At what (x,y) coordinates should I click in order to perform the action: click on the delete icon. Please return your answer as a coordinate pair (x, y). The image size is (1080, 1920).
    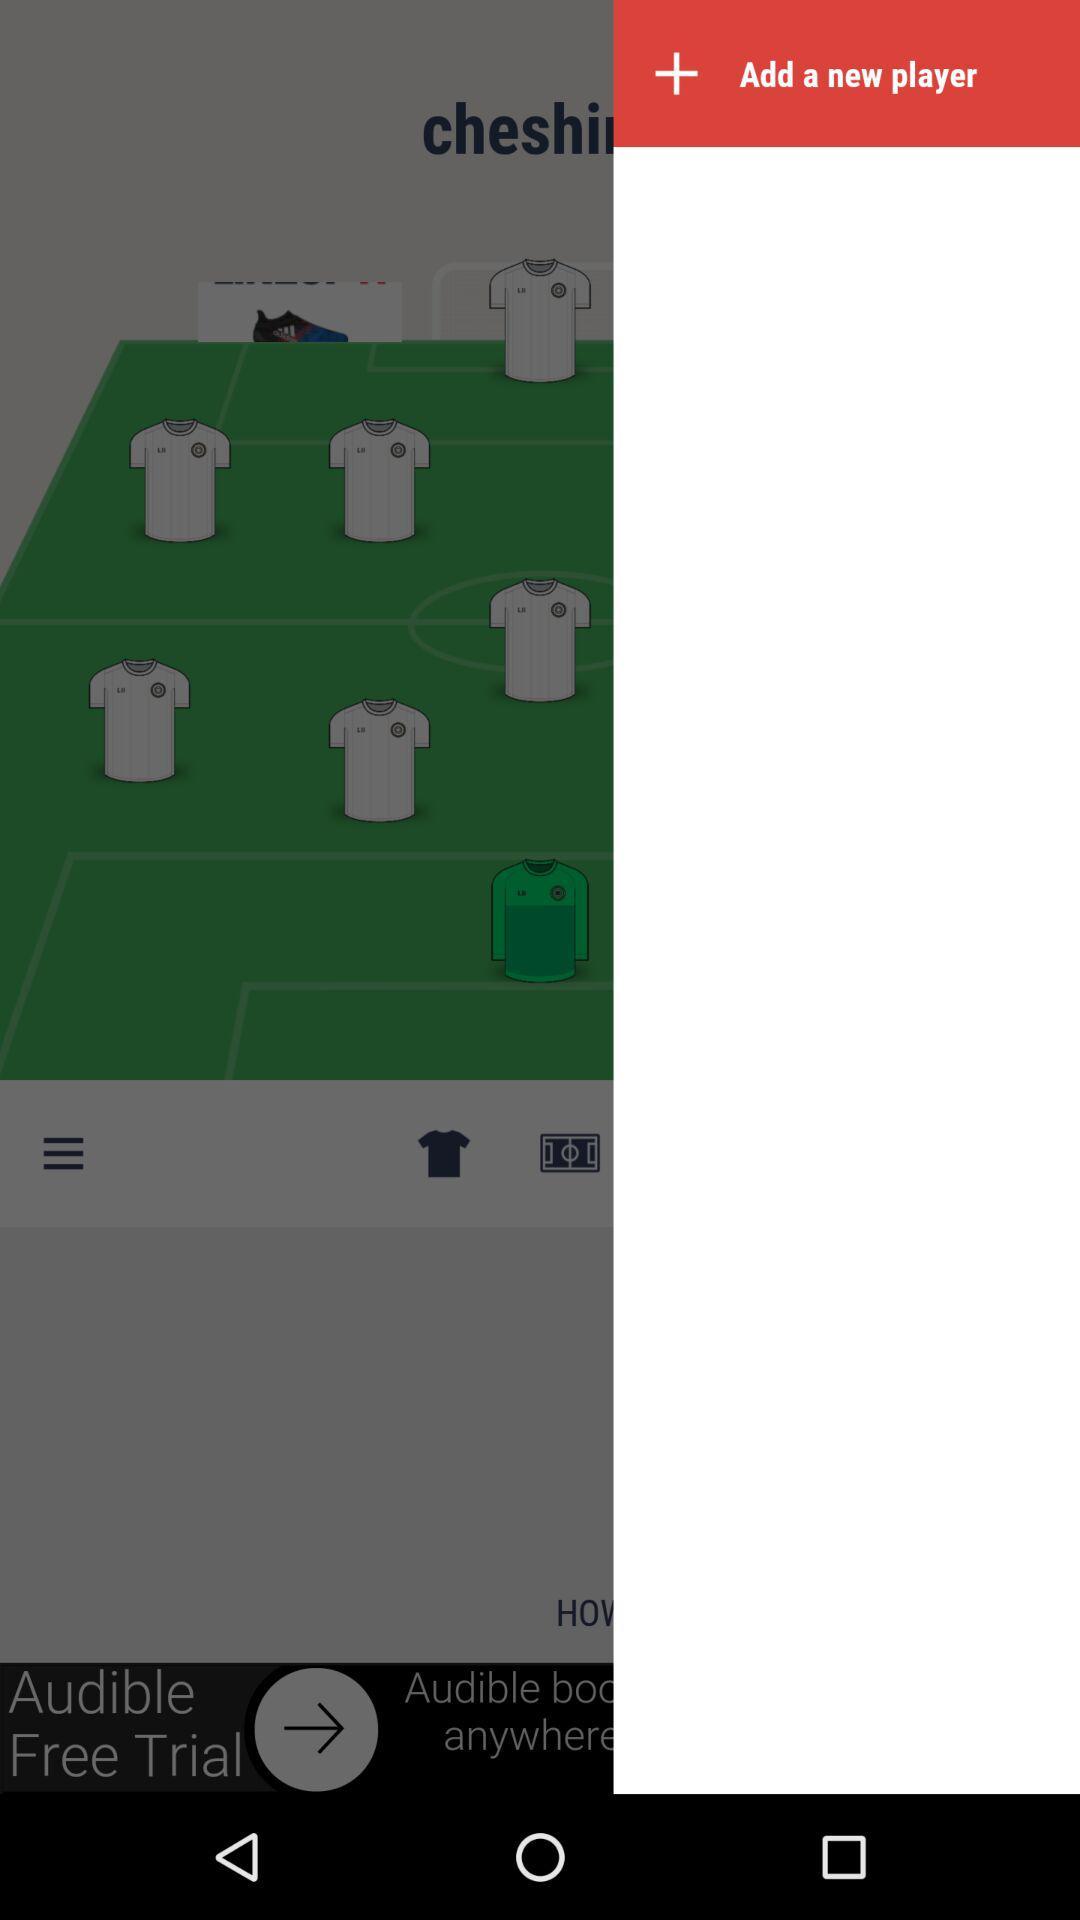
    Looking at the image, I should click on (442, 1153).